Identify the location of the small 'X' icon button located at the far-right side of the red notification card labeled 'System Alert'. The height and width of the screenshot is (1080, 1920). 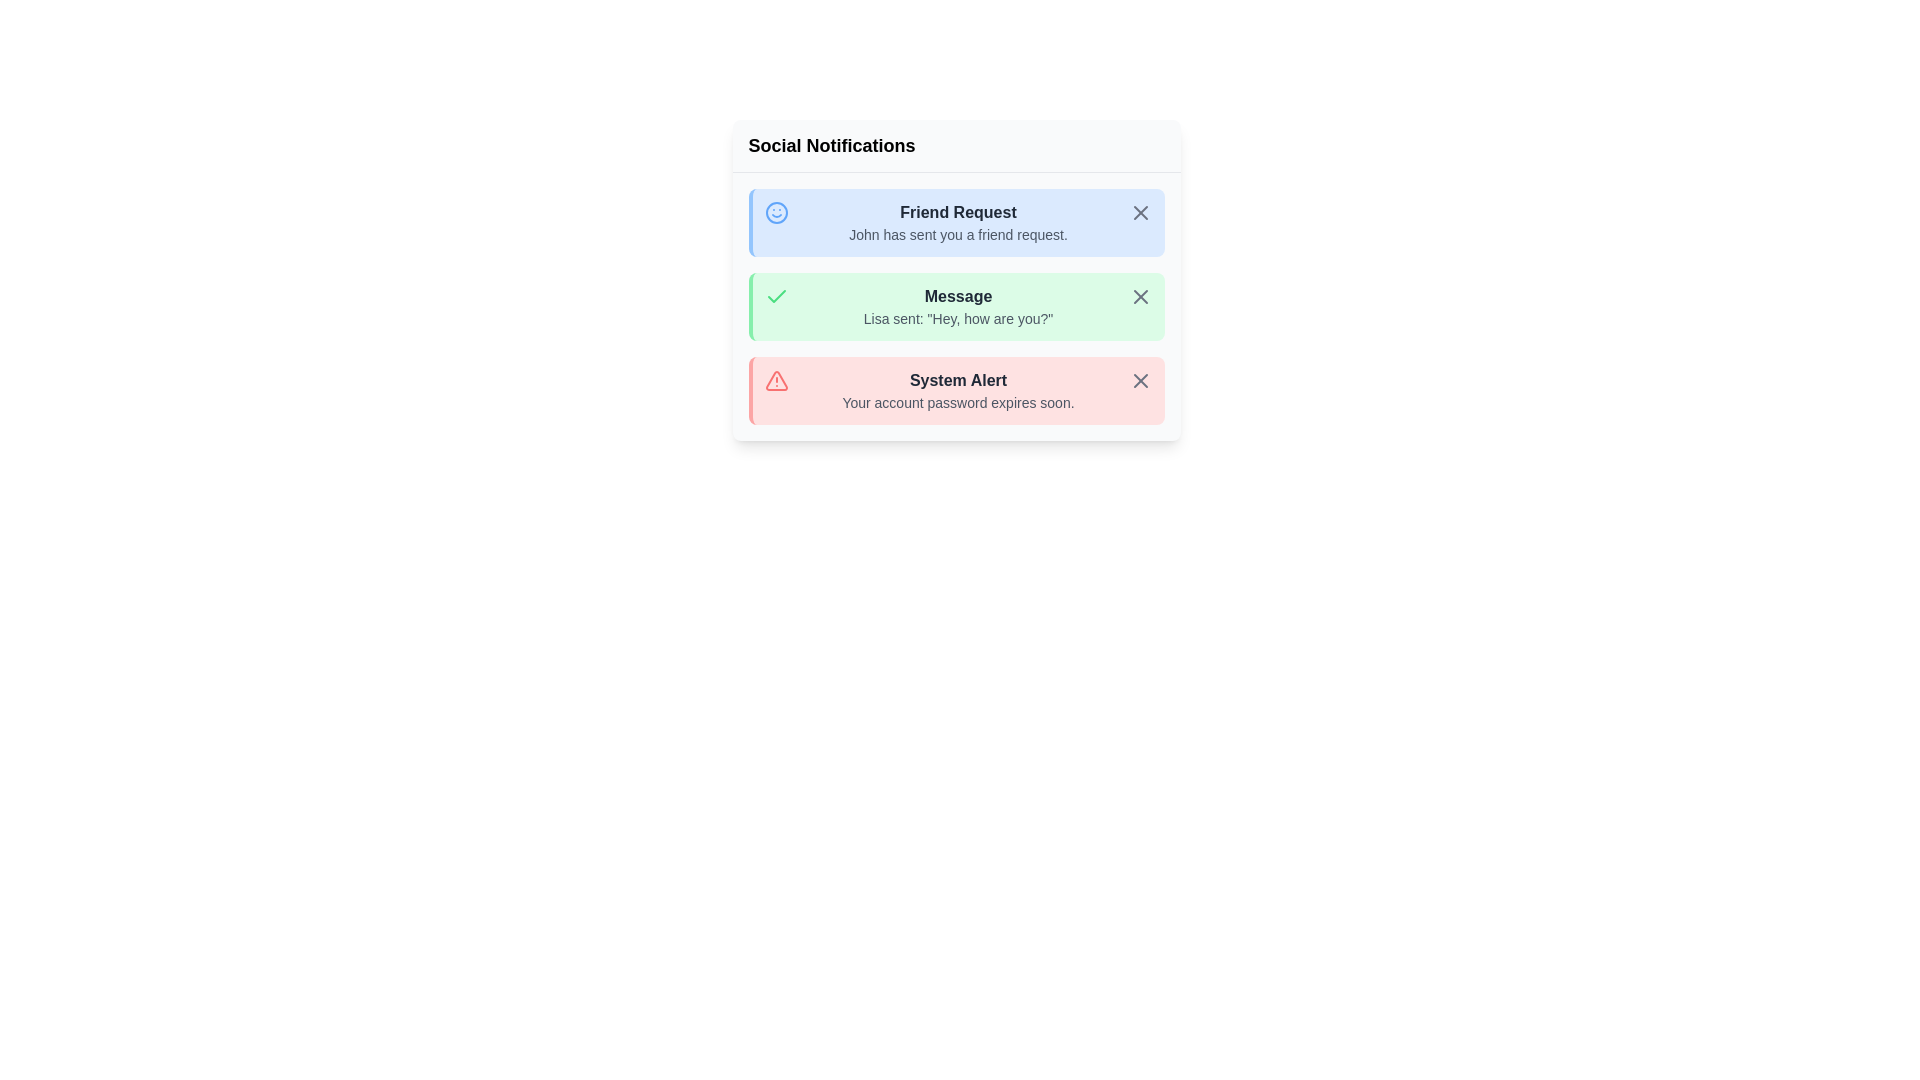
(1140, 381).